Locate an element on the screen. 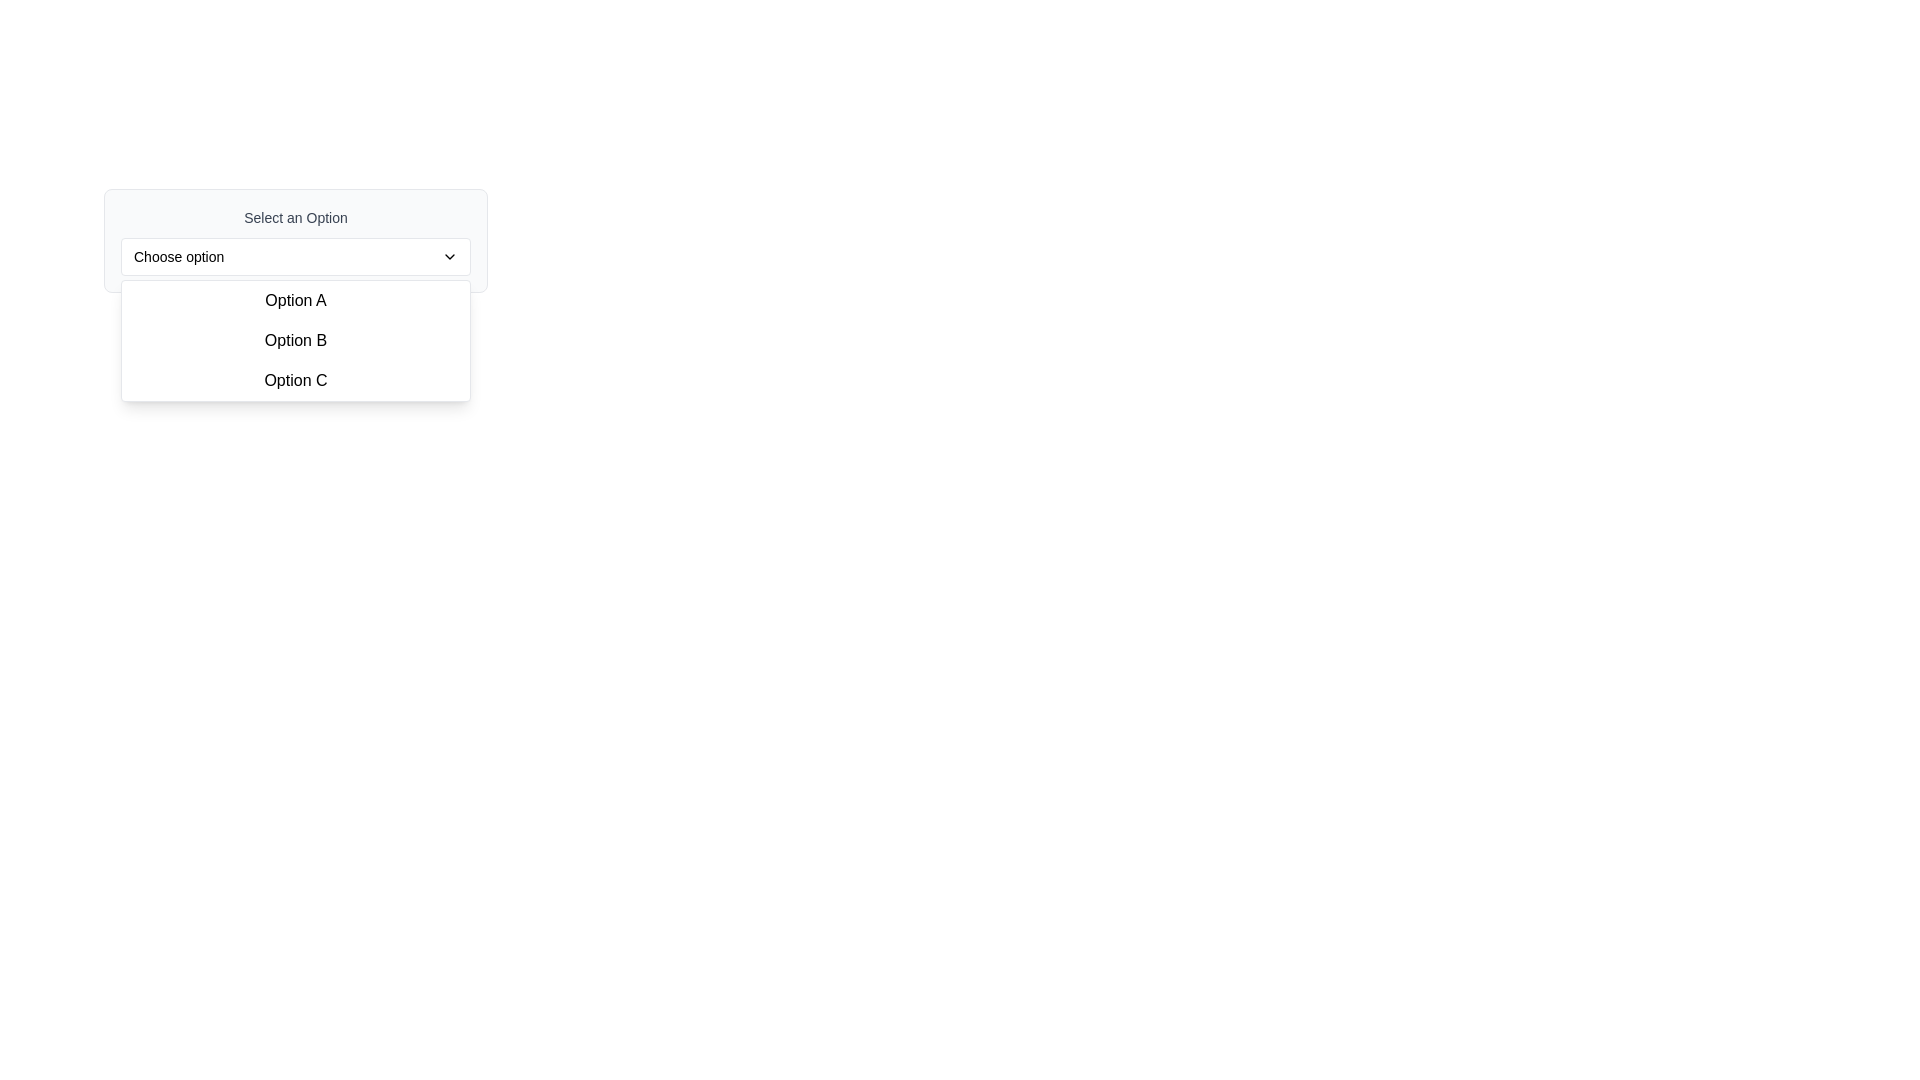  to select the third option 'Option C' in the dropdown menu, which is represented by a rectangular segment with rounded edges and bold text on a white background is located at coordinates (295, 381).